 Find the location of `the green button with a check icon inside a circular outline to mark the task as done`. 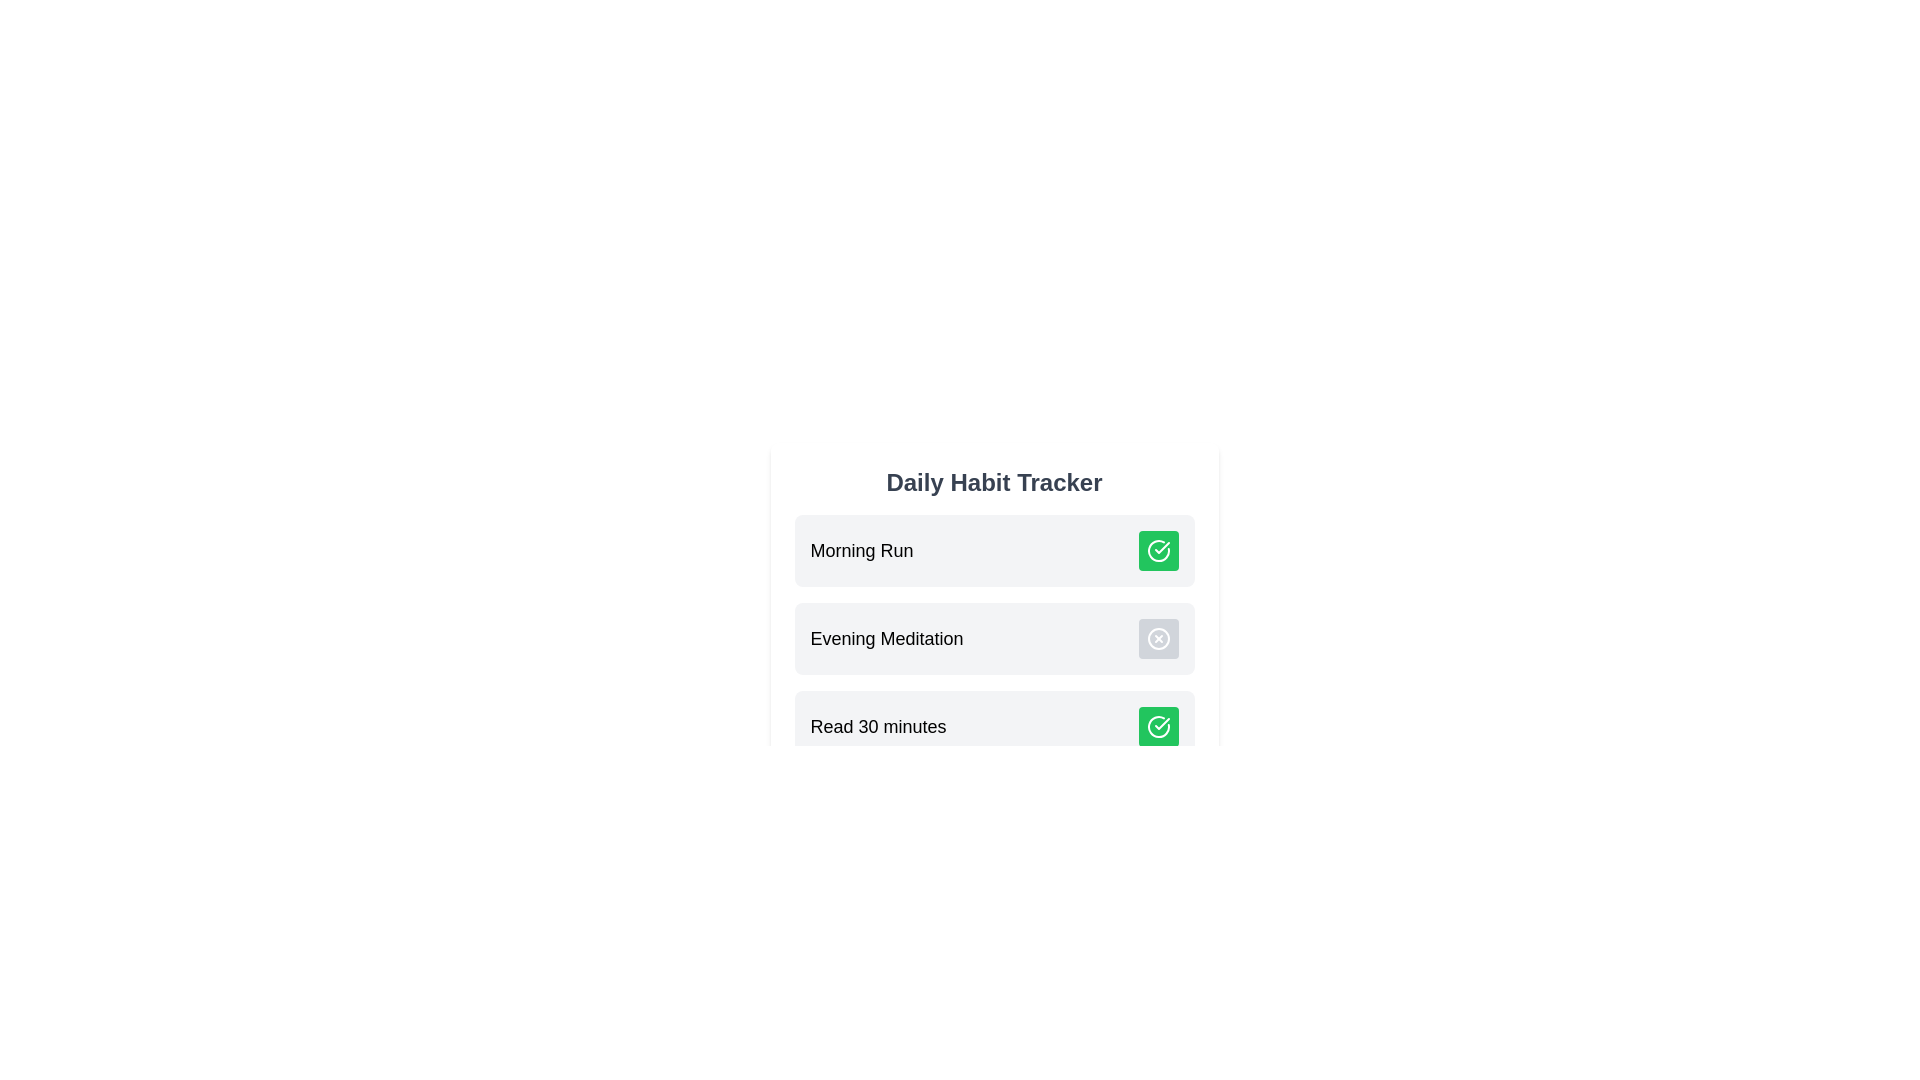

the green button with a check icon inside a circular outline to mark the task as done is located at coordinates (1158, 726).